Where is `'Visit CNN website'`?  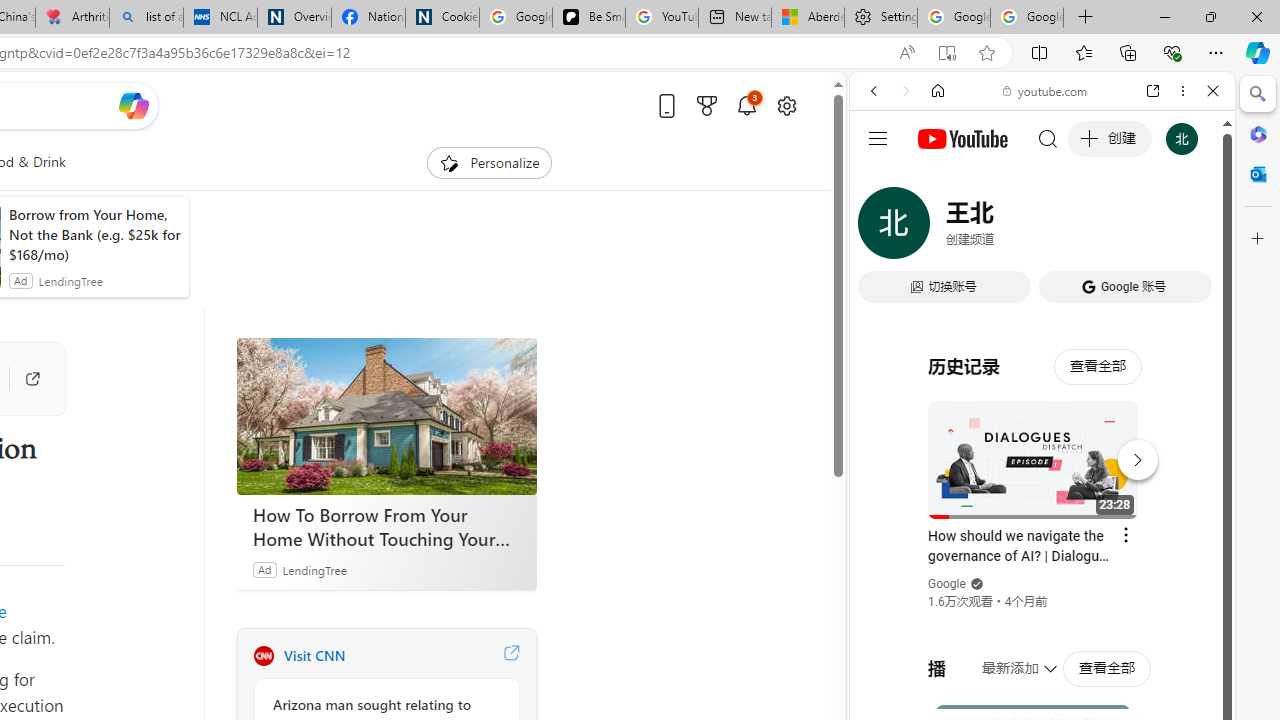 'Visit CNN website' is located at coordinates (511, 655).